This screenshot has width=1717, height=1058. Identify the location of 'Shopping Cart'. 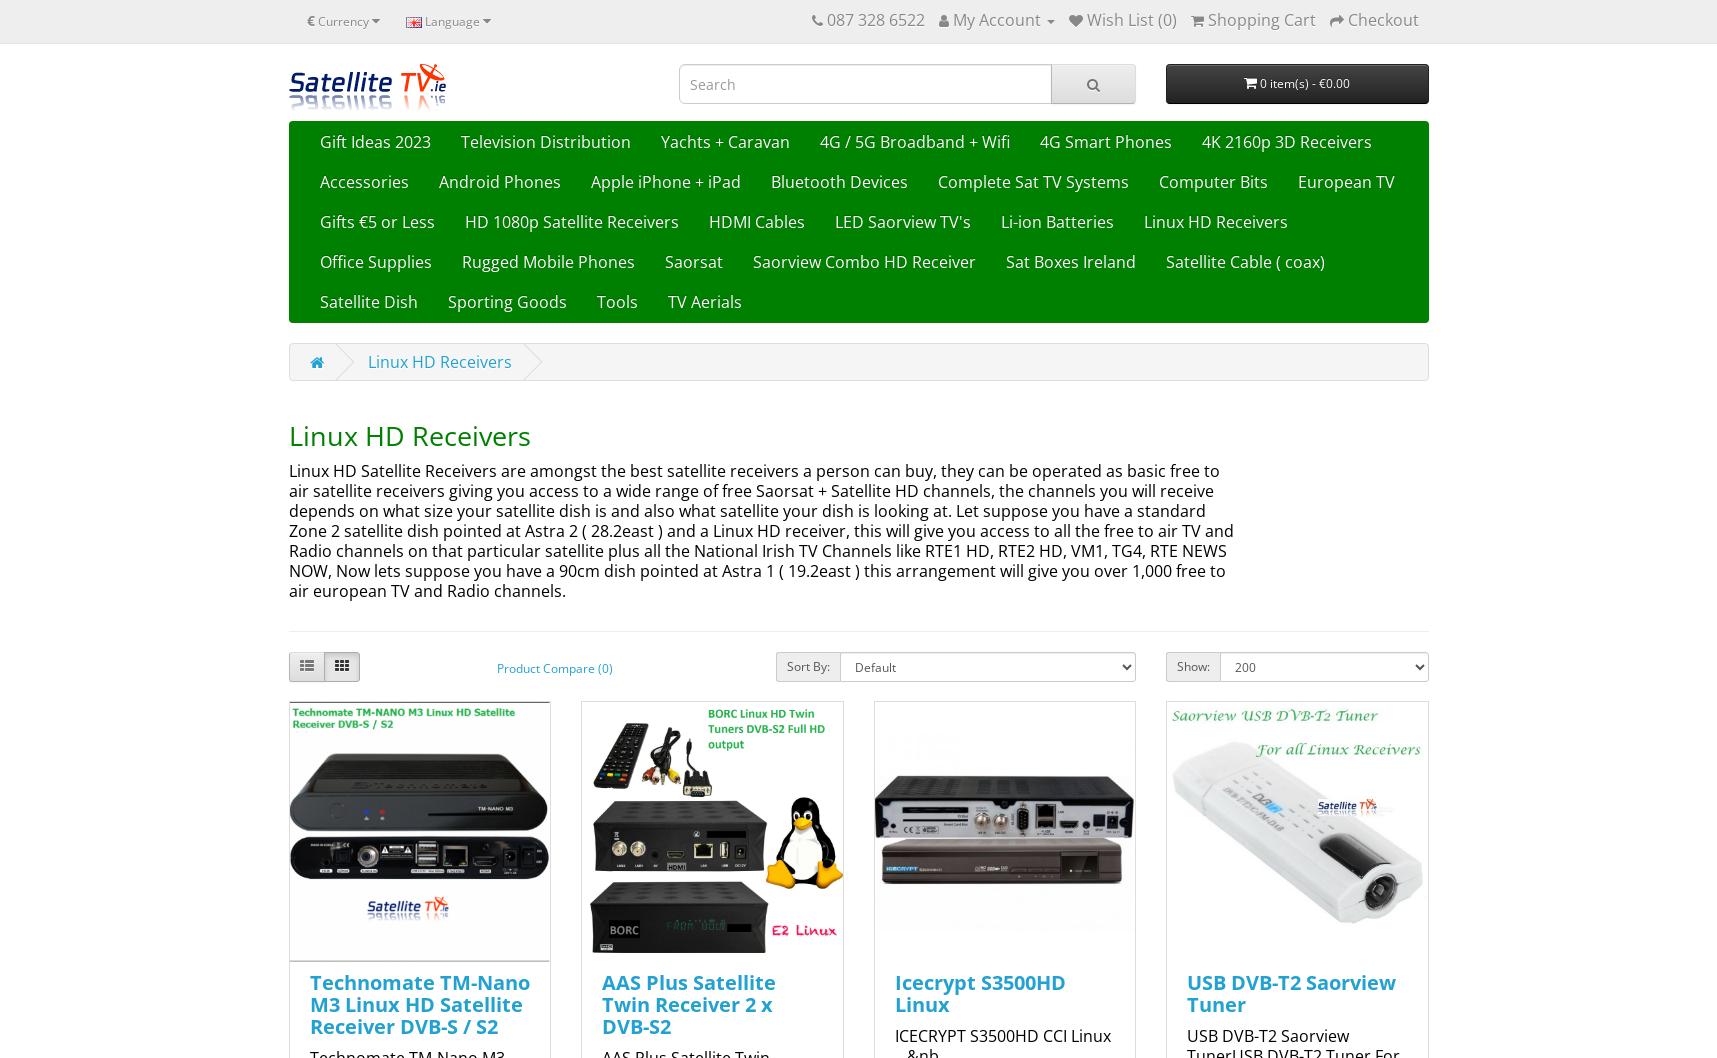
(1260, 19).